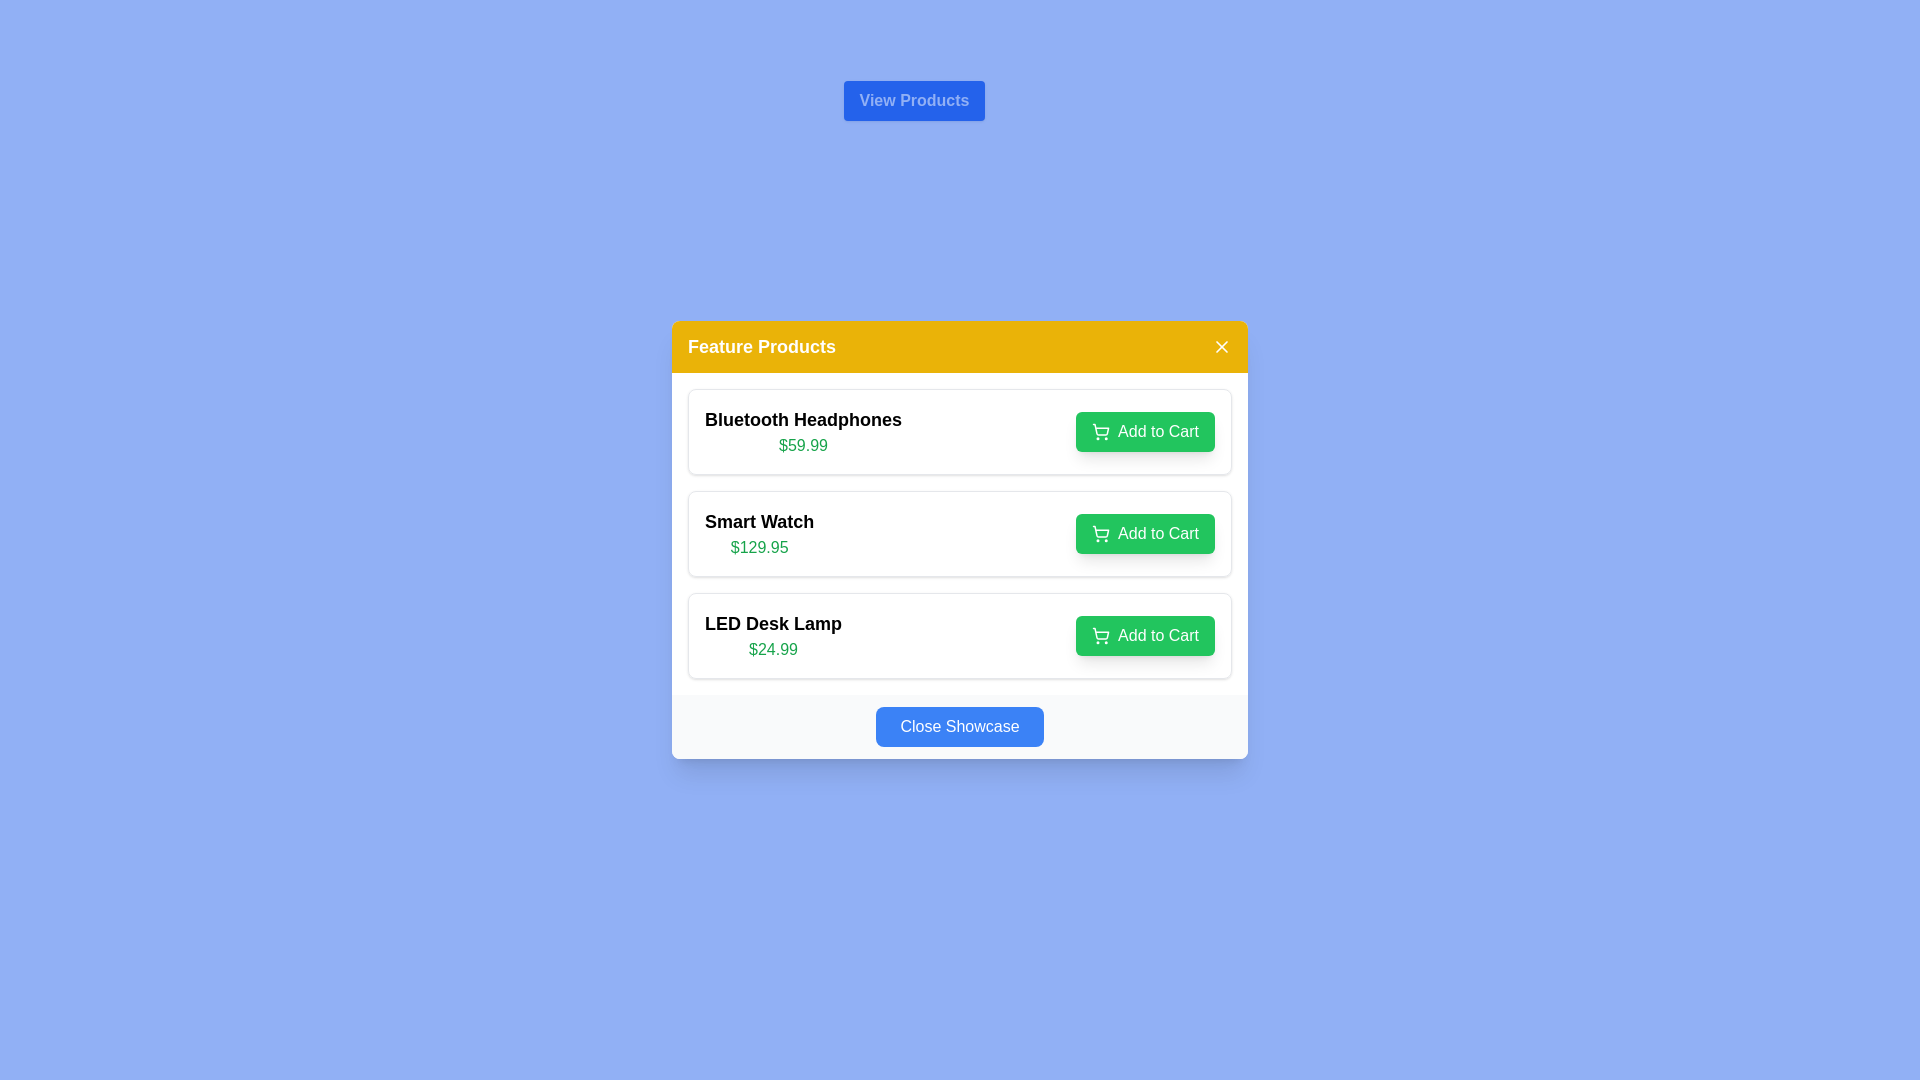 The width and height of the screenshot is (1920, 1080). I want to click on the button that navigates to the available products section, which is located above the 'Feature Products' section and is the only button in that position, so click(913, 100).